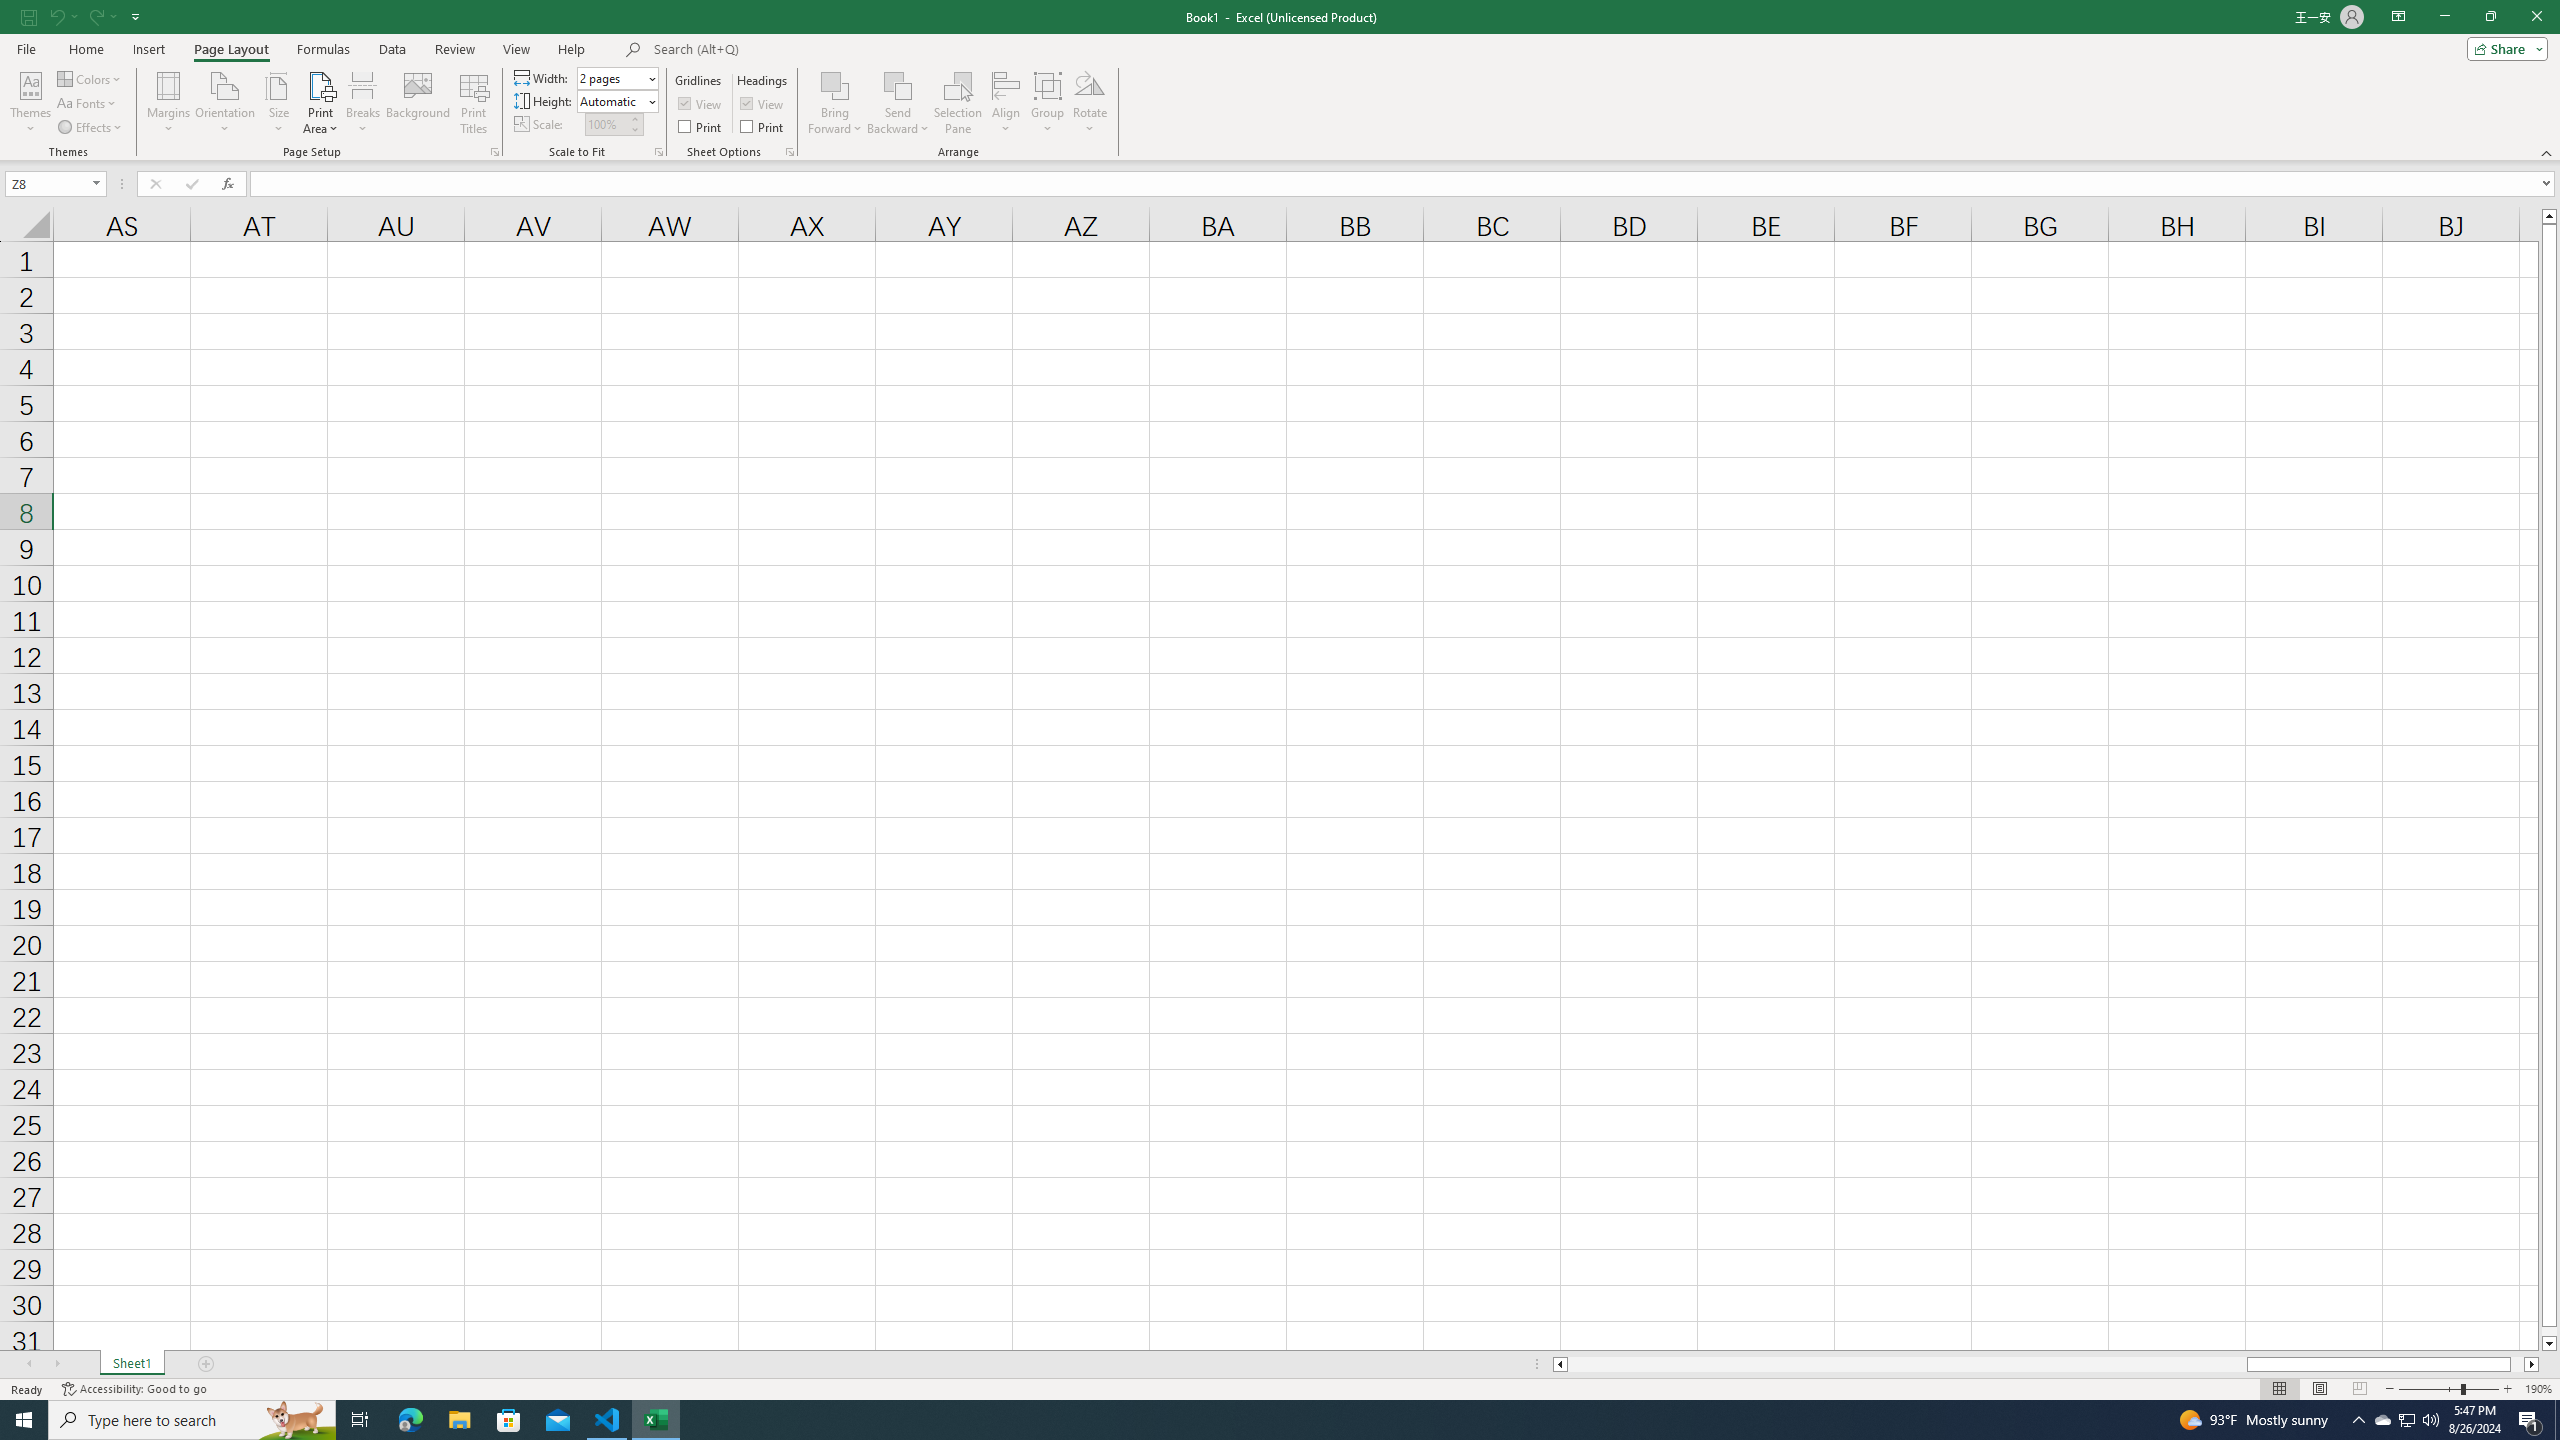 The image size is (2560, 1440). I want to click on 'Width', so click(611, 77).